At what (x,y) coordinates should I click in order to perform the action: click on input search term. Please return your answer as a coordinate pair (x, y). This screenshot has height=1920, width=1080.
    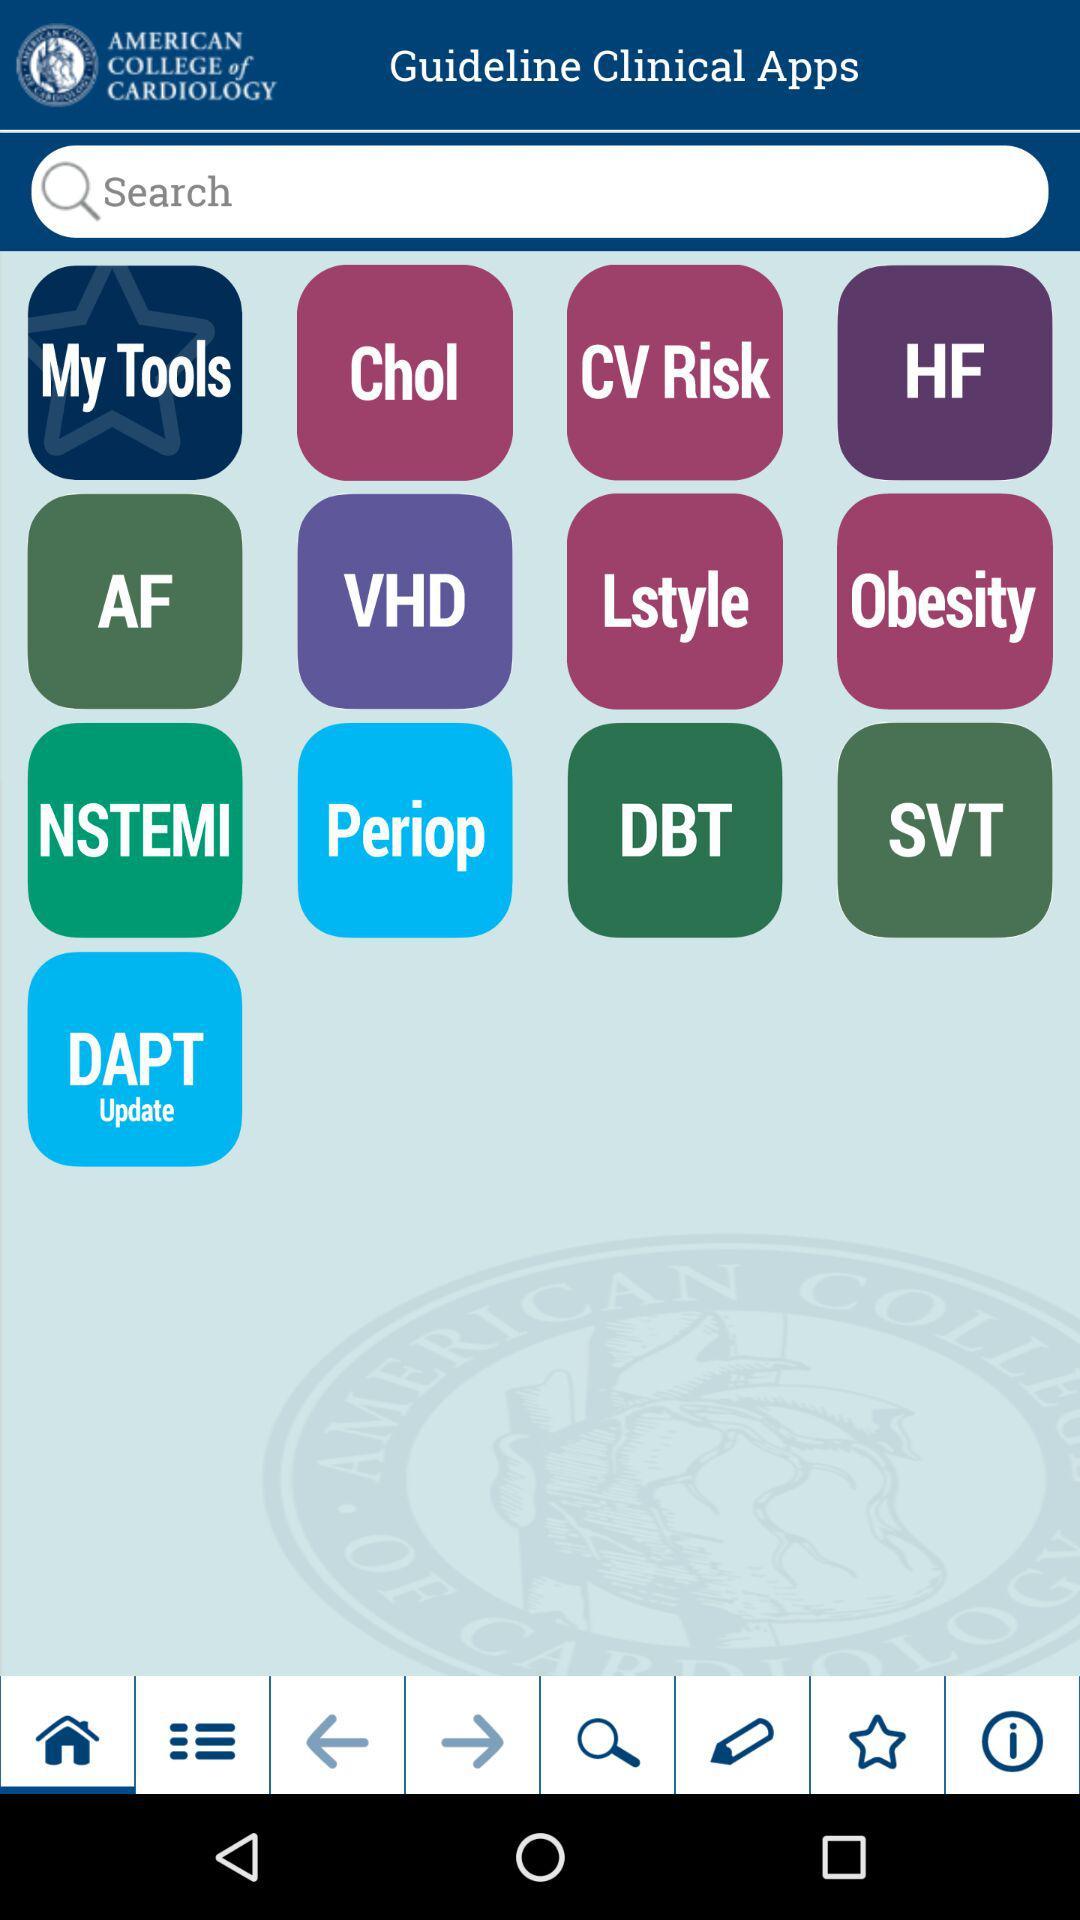
    Looking at the image, I should click on (540, 191).